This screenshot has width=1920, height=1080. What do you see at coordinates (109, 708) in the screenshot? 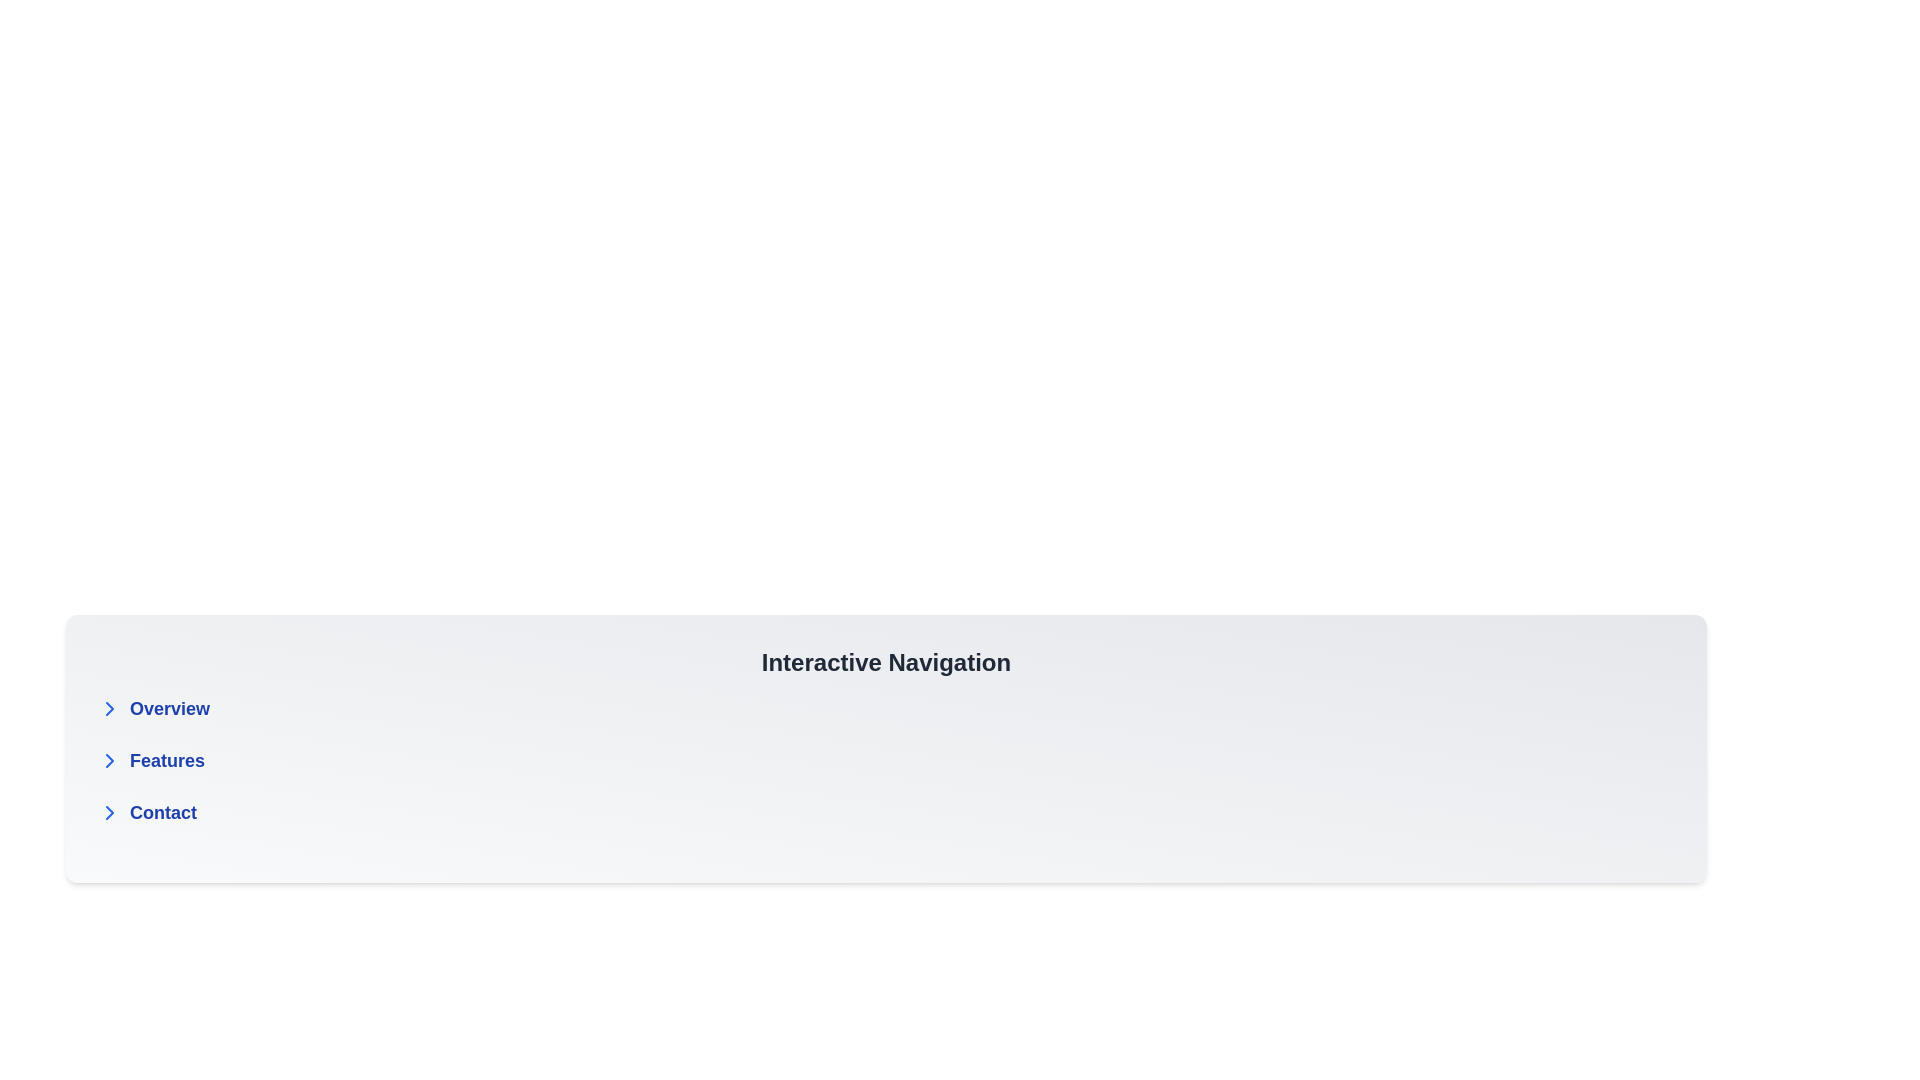
I see `the right-facing chevron icon located to the left of the 'Overview' label` at bounding box center [109, 708].